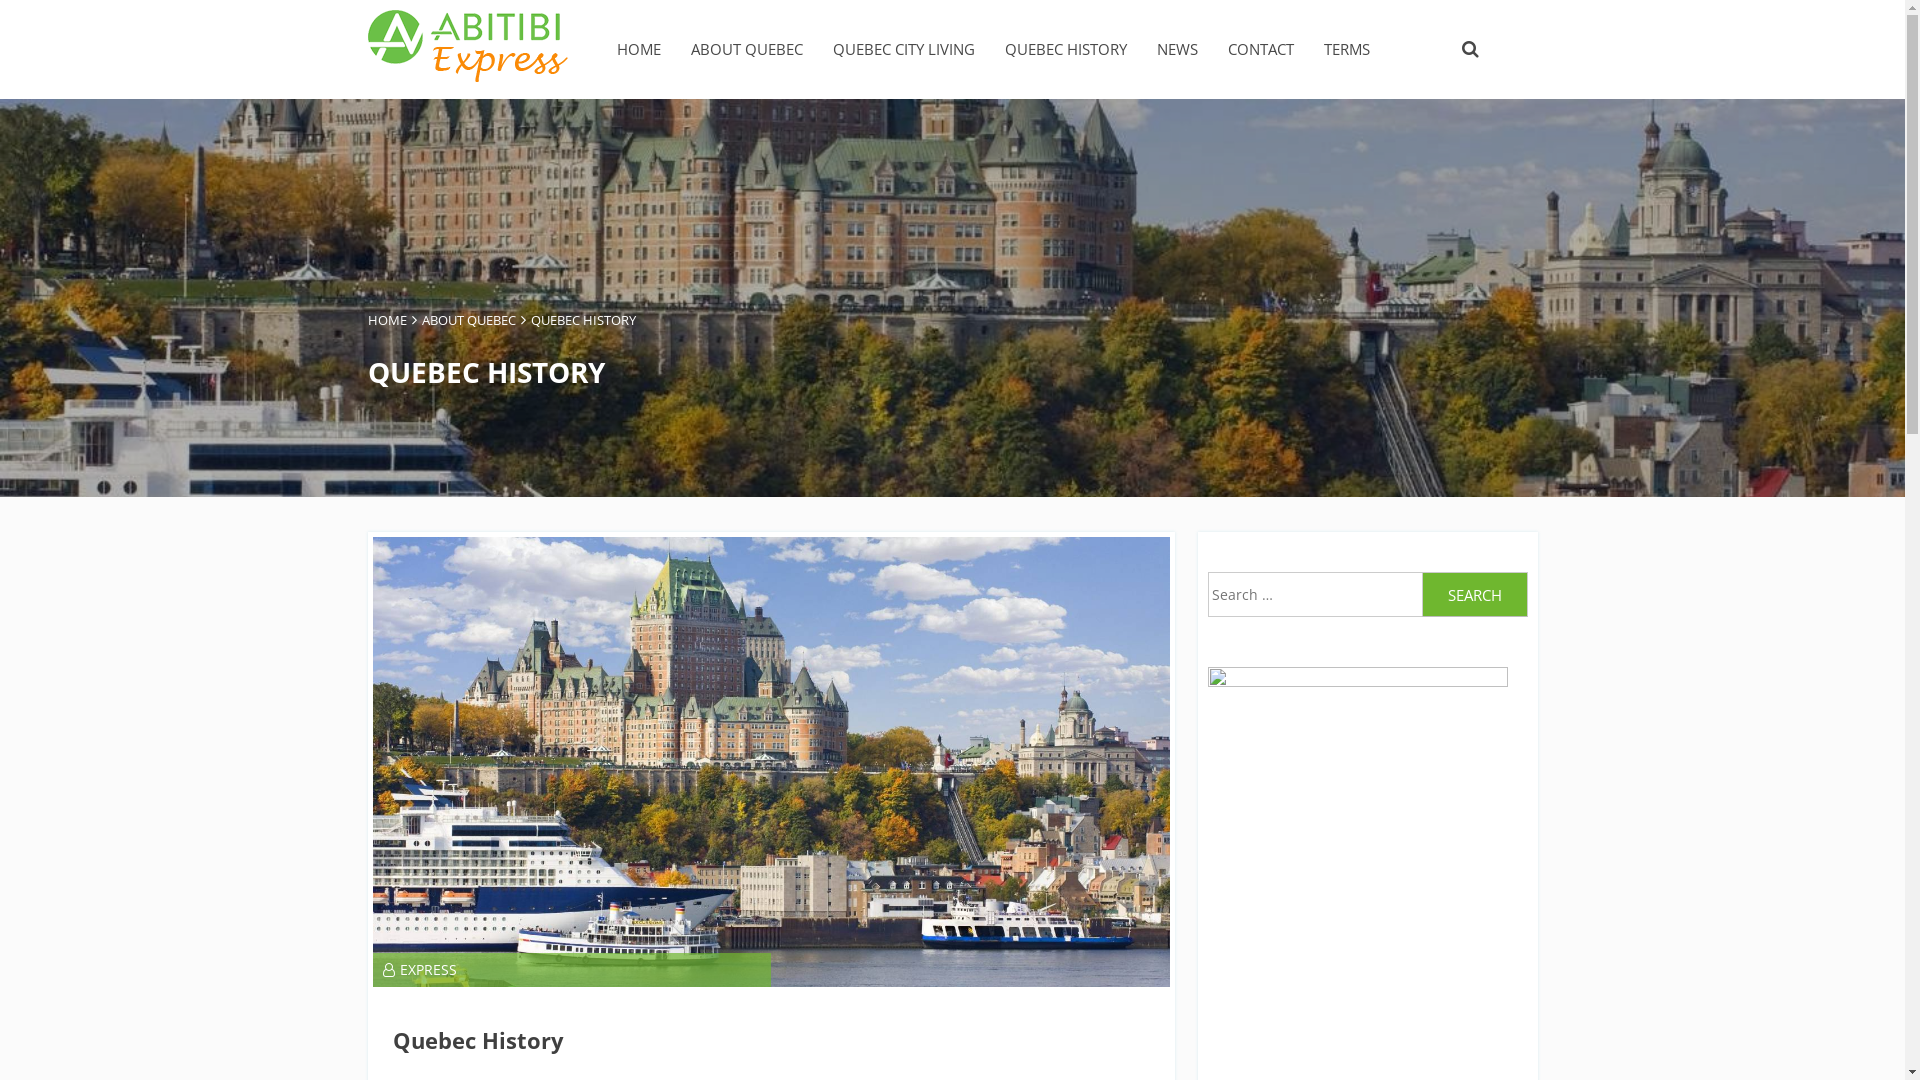  What do you see at coordinates (637, 48) in the screenshot?
I see `'HOME'` at bounding box center [637, 48].